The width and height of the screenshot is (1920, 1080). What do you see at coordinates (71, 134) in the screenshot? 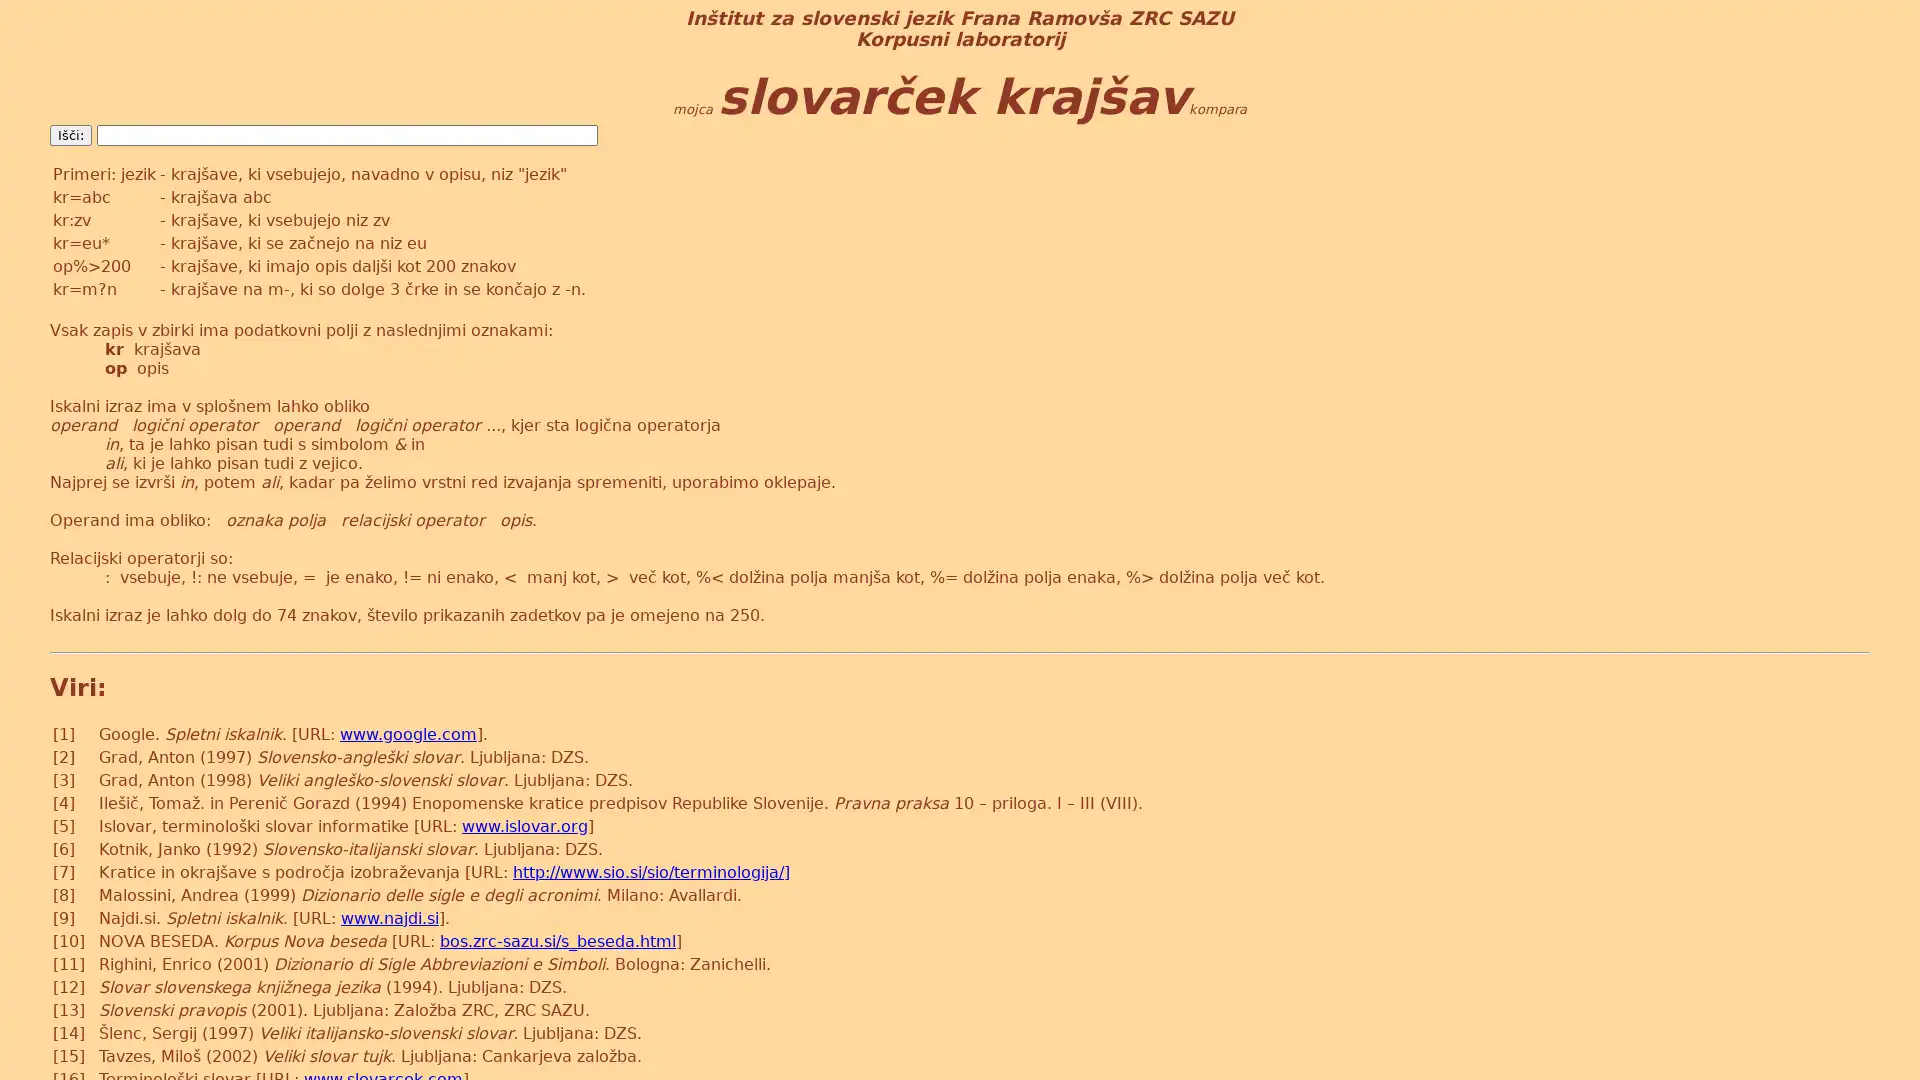
I see `Isci:` at bounding box center [71, 134].